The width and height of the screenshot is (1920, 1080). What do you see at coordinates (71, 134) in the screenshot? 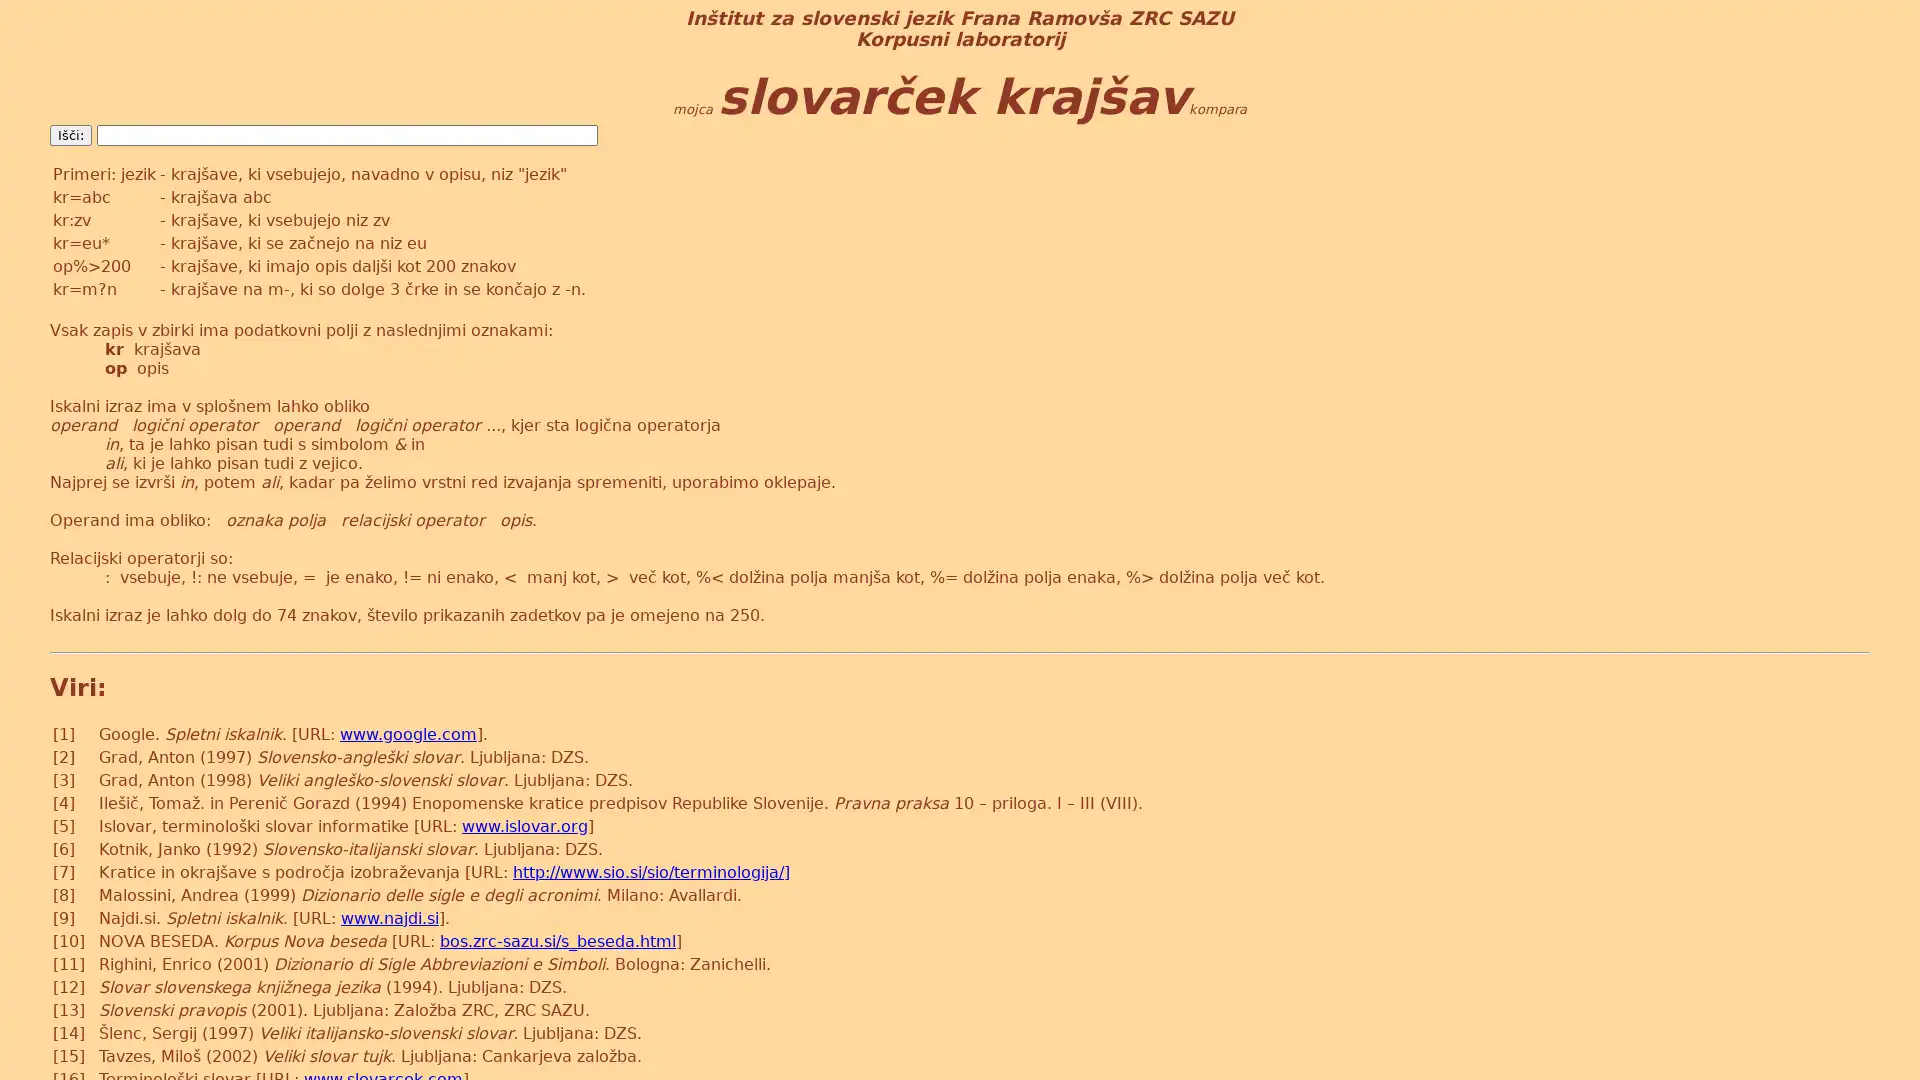
I see `Isci:` at bounding box center [71, 134].